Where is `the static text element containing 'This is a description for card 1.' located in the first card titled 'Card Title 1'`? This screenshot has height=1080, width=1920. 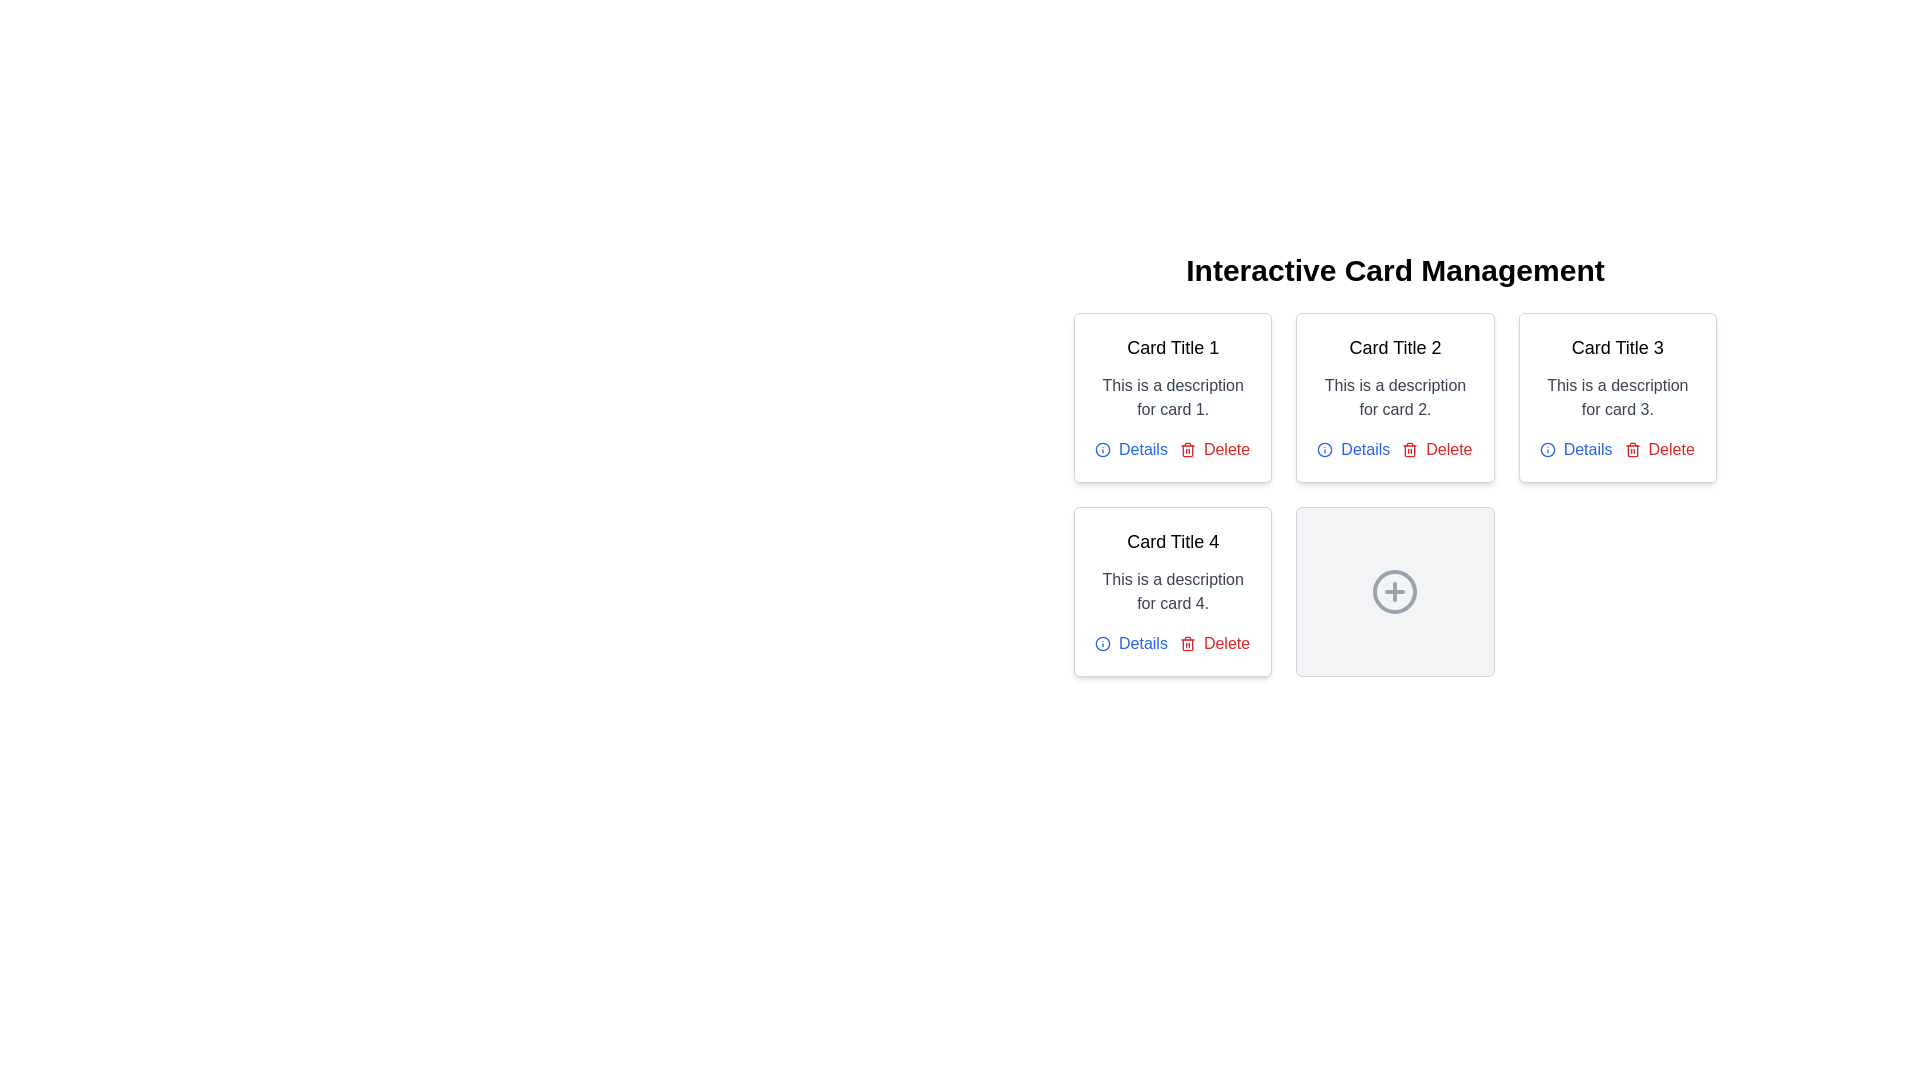
the static text element containing 'This is a description for card 1.' located in the first card titled 'Card Title 1' is located at coordinates (1173, 397).